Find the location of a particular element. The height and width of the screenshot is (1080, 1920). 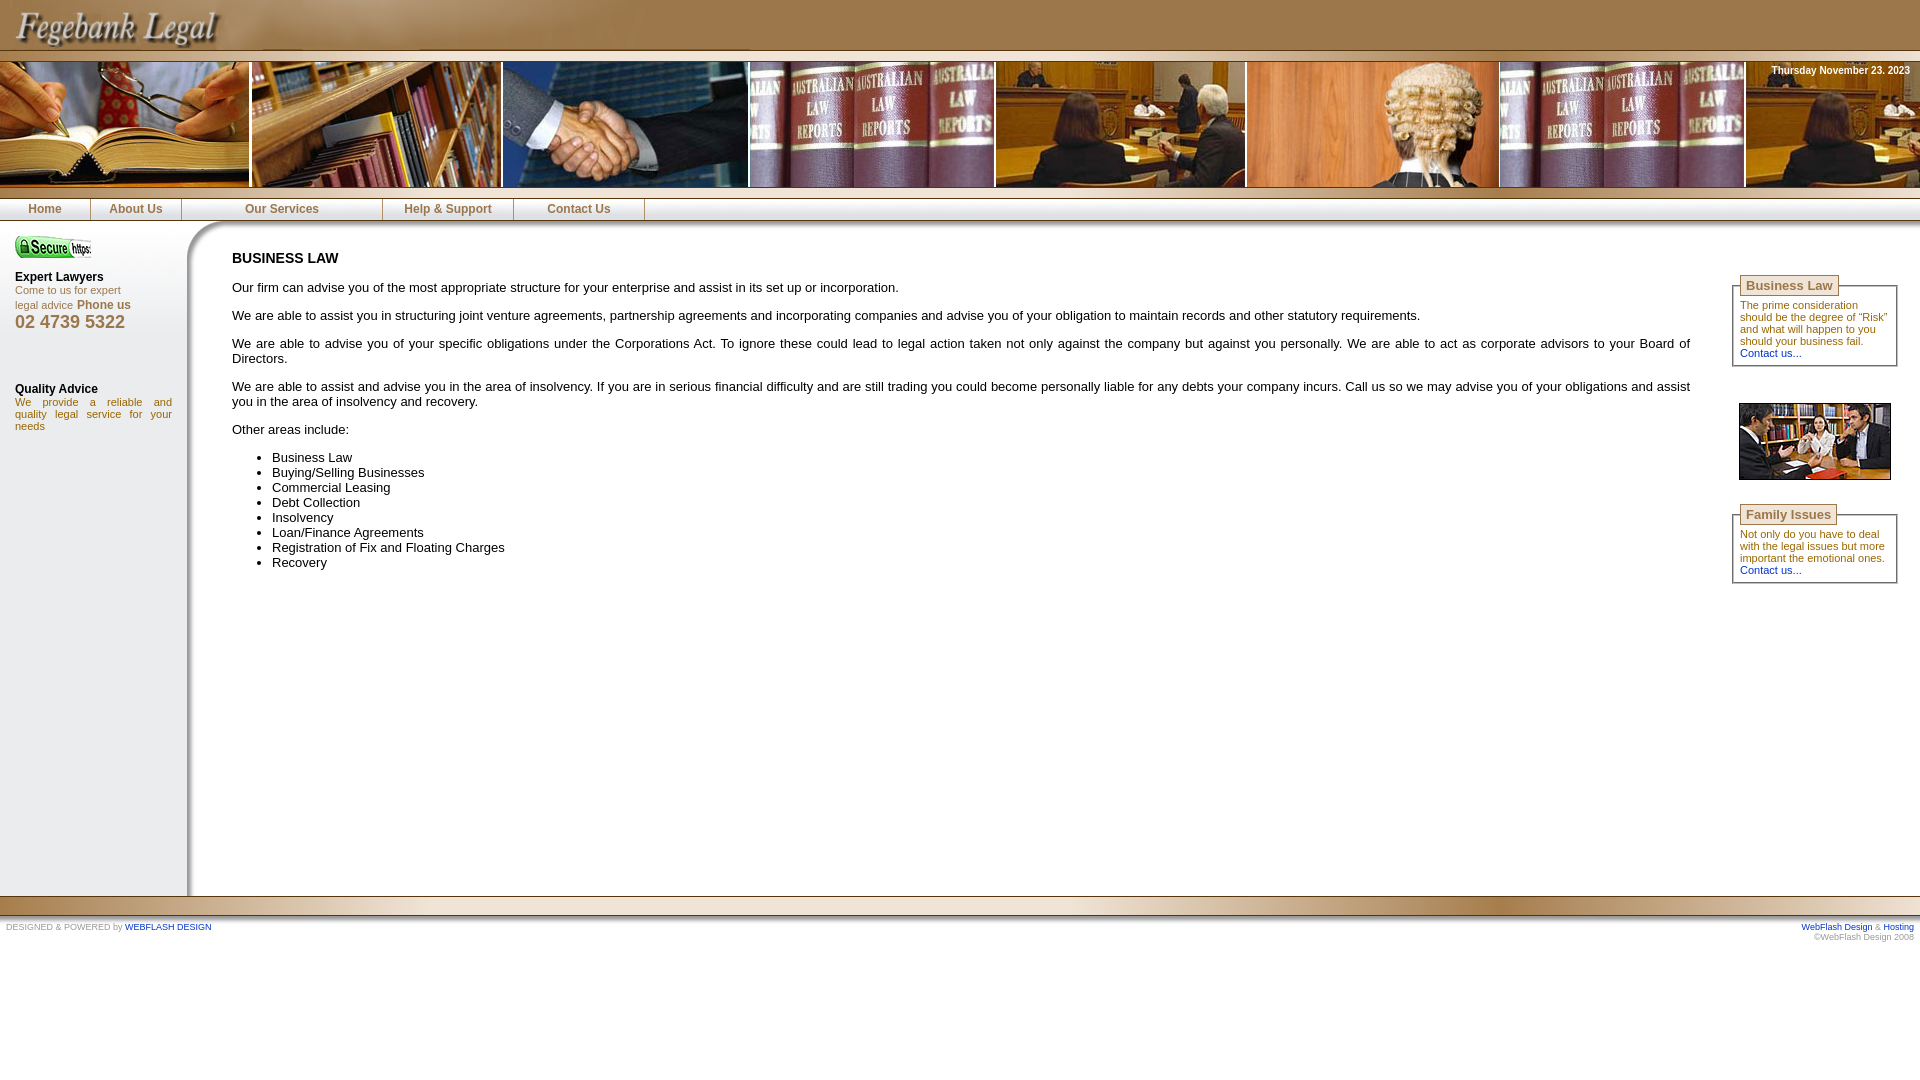

'Home' is located at coordinates (44, 209).